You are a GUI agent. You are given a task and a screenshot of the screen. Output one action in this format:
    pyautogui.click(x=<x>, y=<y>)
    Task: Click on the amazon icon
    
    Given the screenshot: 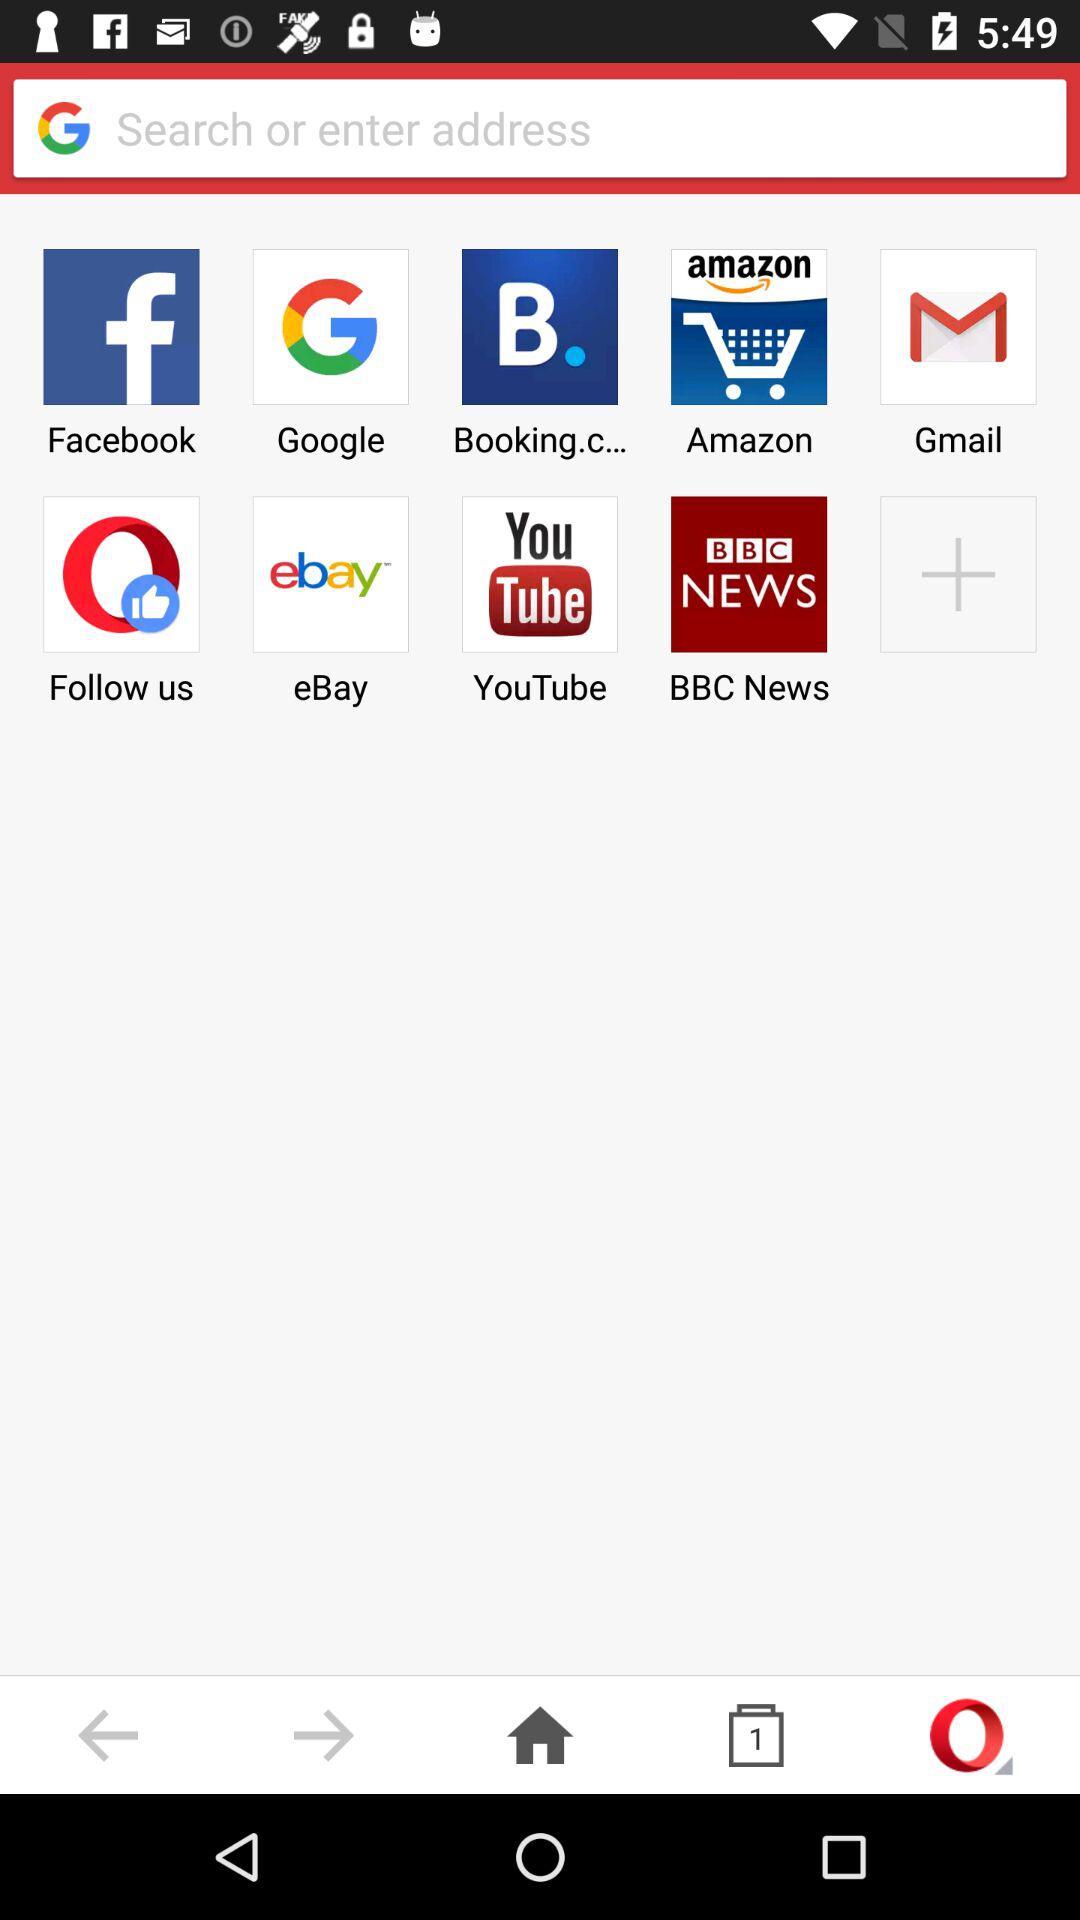 What is the action you would take?
    pyautogui.click(x=749, y=346)
    